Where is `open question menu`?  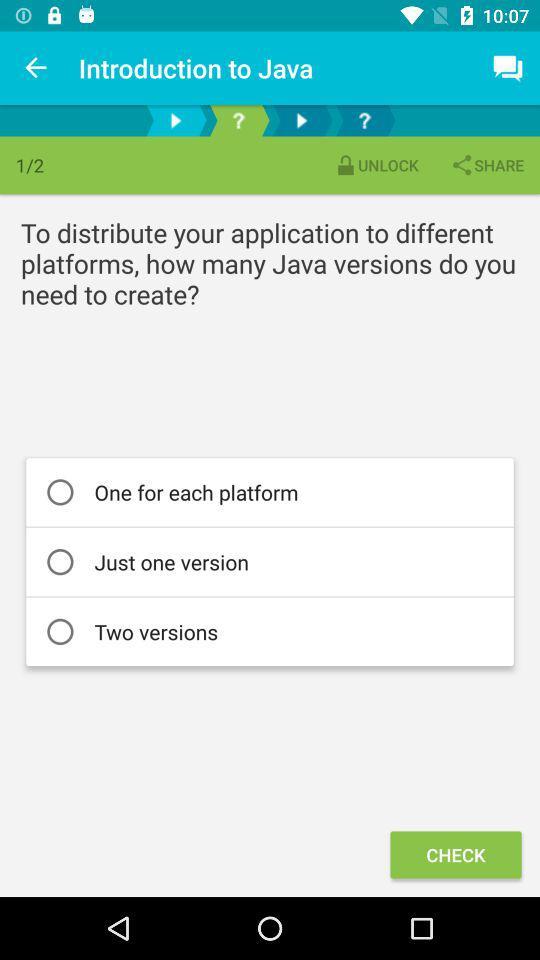 open question menu is located at coordinates (238, 120).